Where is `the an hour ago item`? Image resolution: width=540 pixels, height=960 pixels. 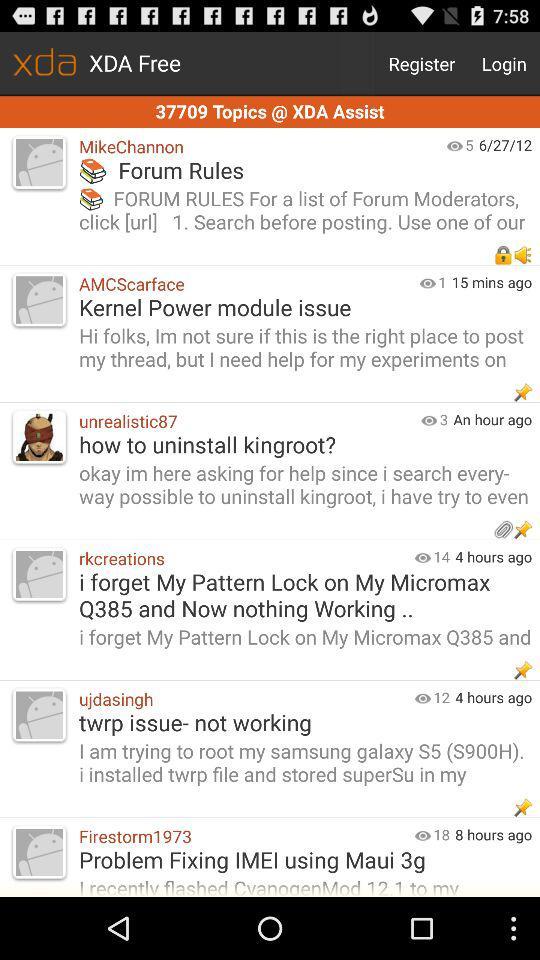
the an hour ago item is located at coordinates (495, 418).